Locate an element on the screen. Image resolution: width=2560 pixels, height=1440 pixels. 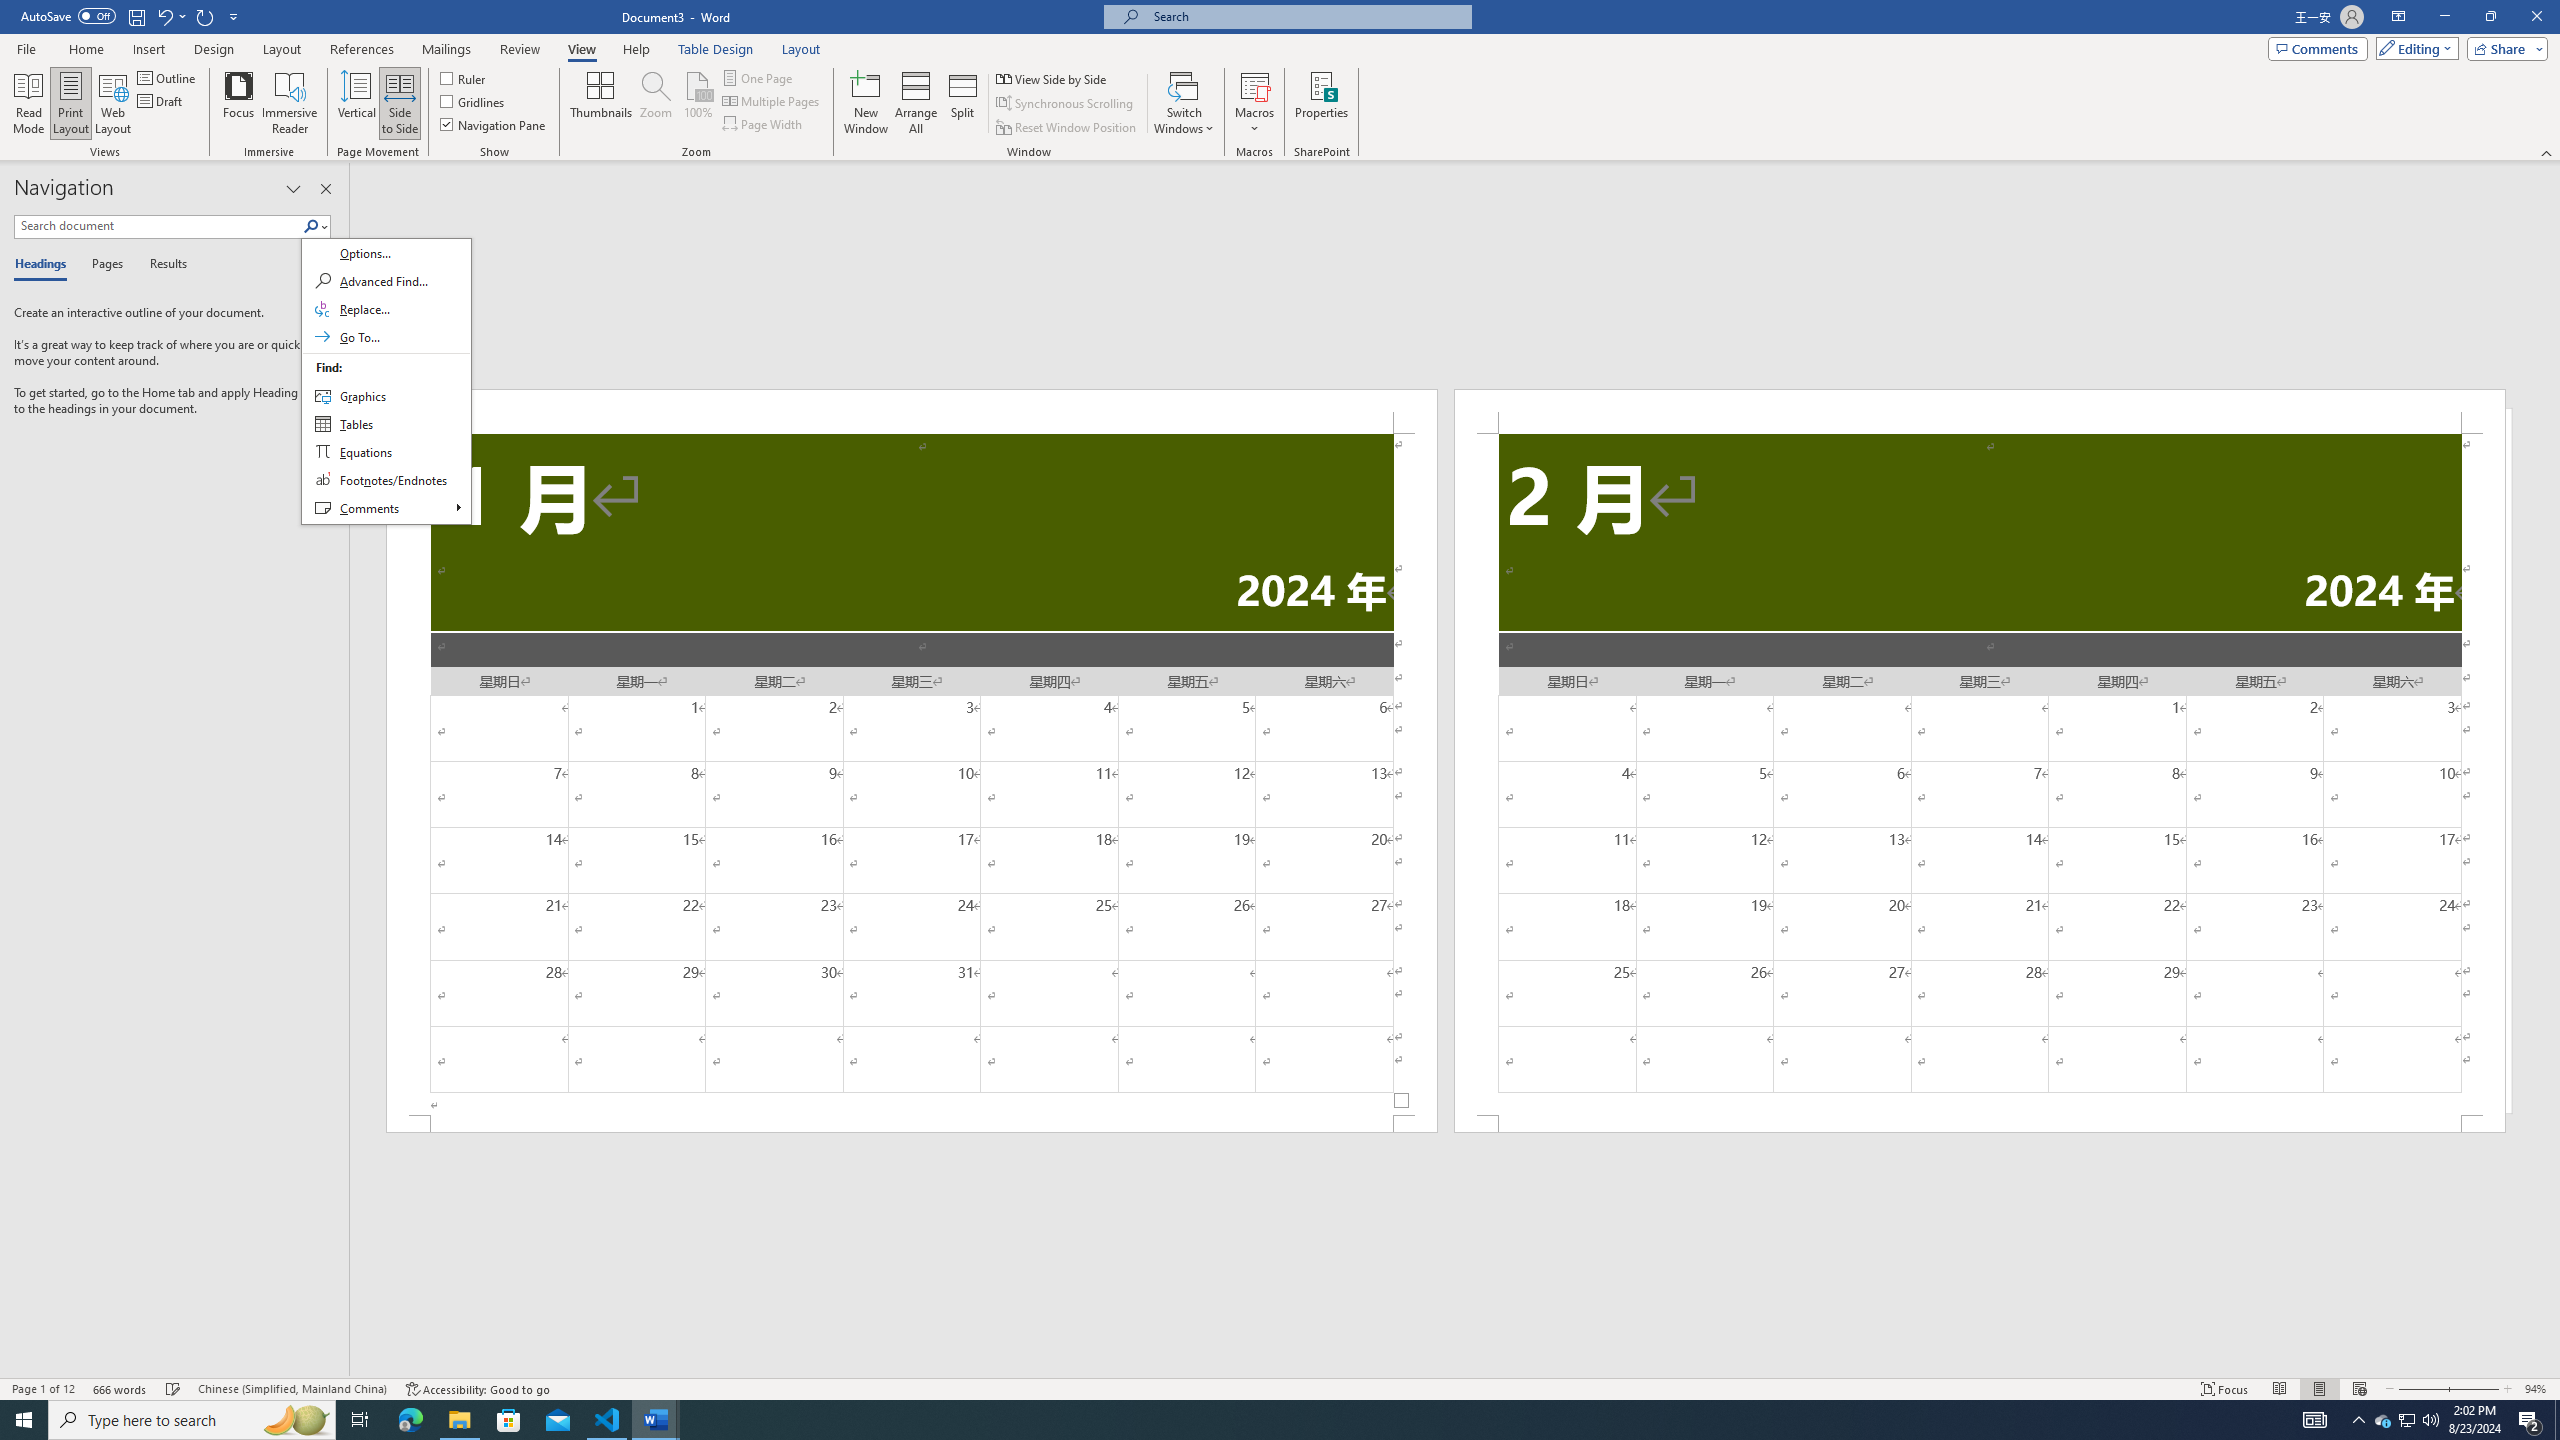
'One Page' is located at coordinates (758, 77).